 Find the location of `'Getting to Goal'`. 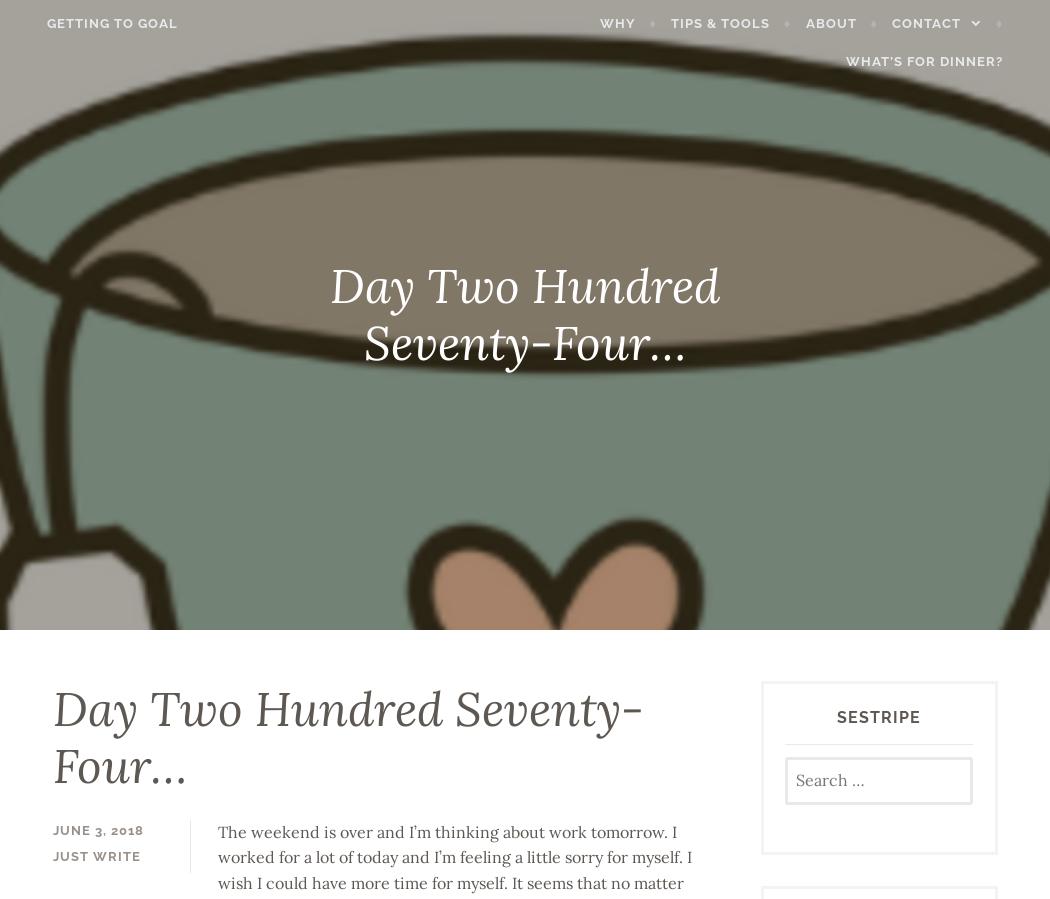

'Getting to Goal' is located at coordinates (90, 21).